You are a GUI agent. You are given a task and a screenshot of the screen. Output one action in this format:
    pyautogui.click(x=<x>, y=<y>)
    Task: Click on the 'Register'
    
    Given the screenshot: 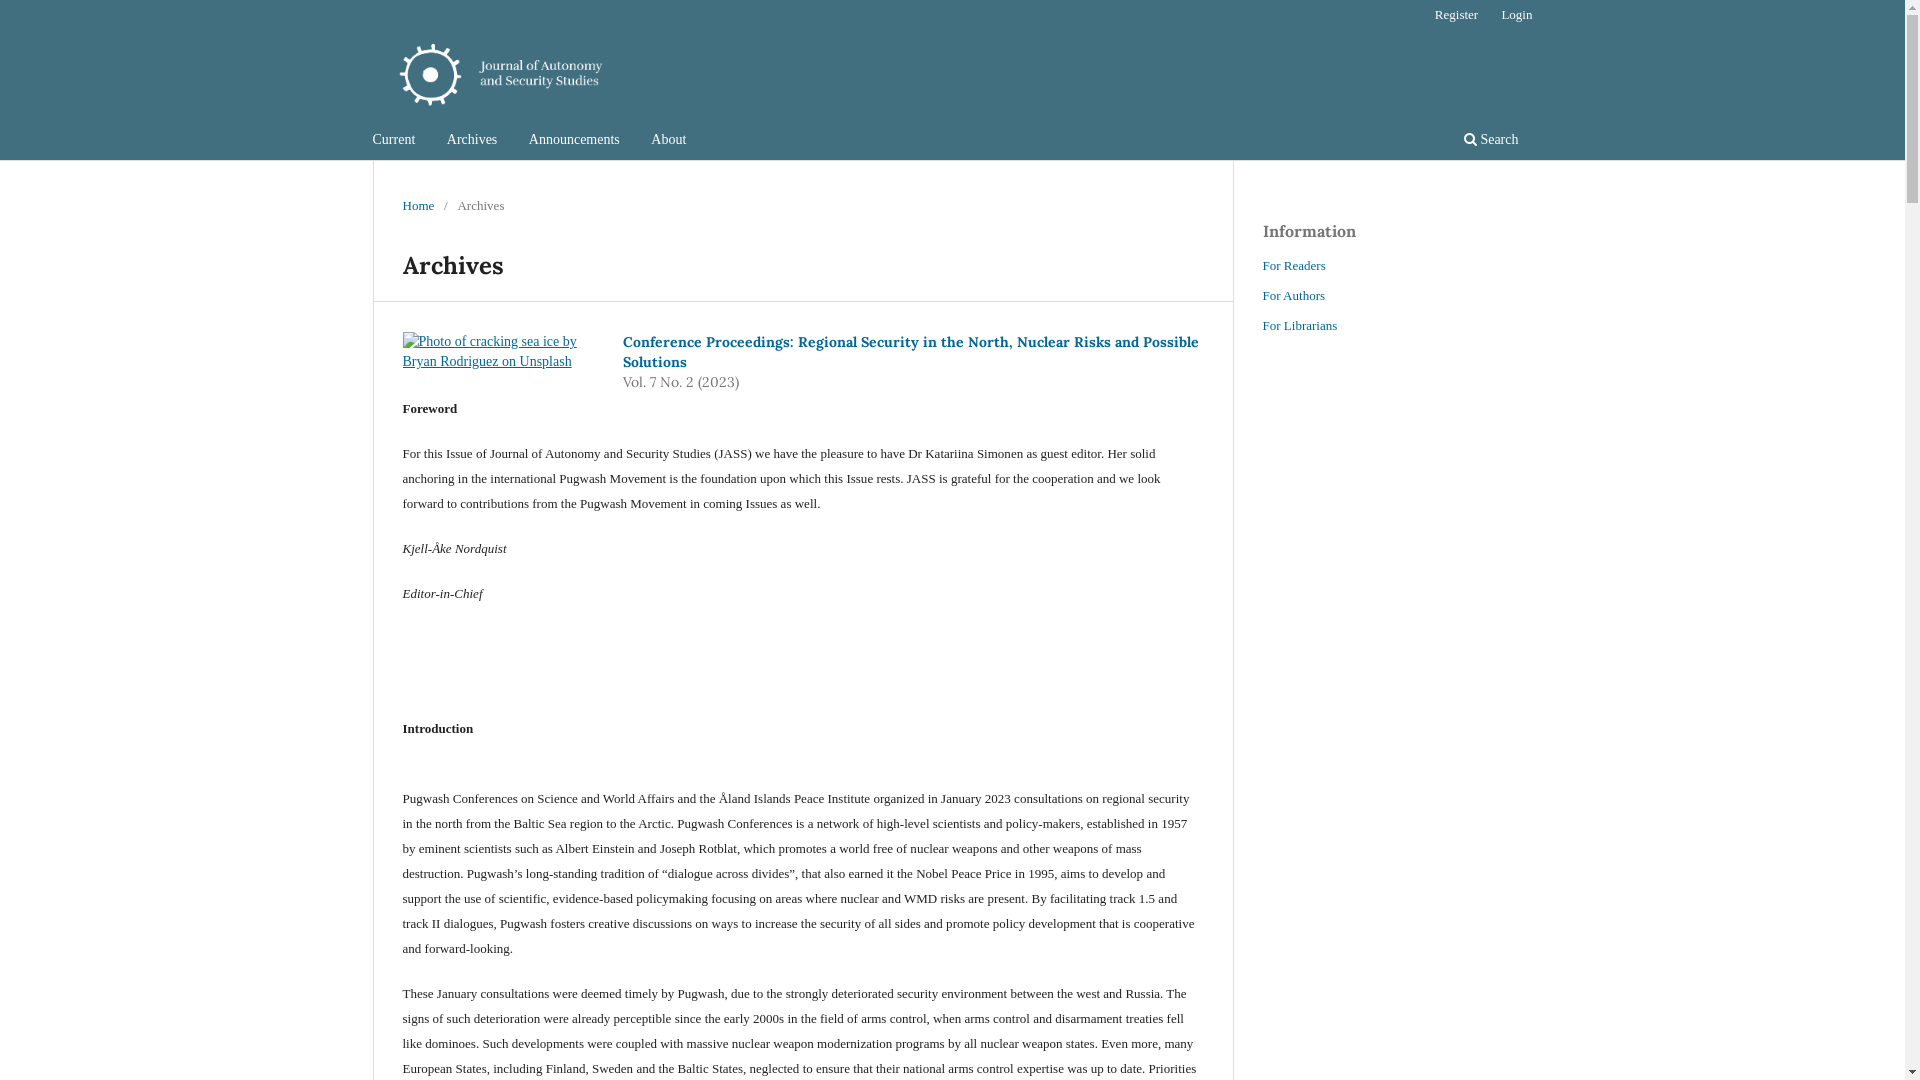 What is the action you would take?
    pyautogui.click(x=1456, y=15)
    